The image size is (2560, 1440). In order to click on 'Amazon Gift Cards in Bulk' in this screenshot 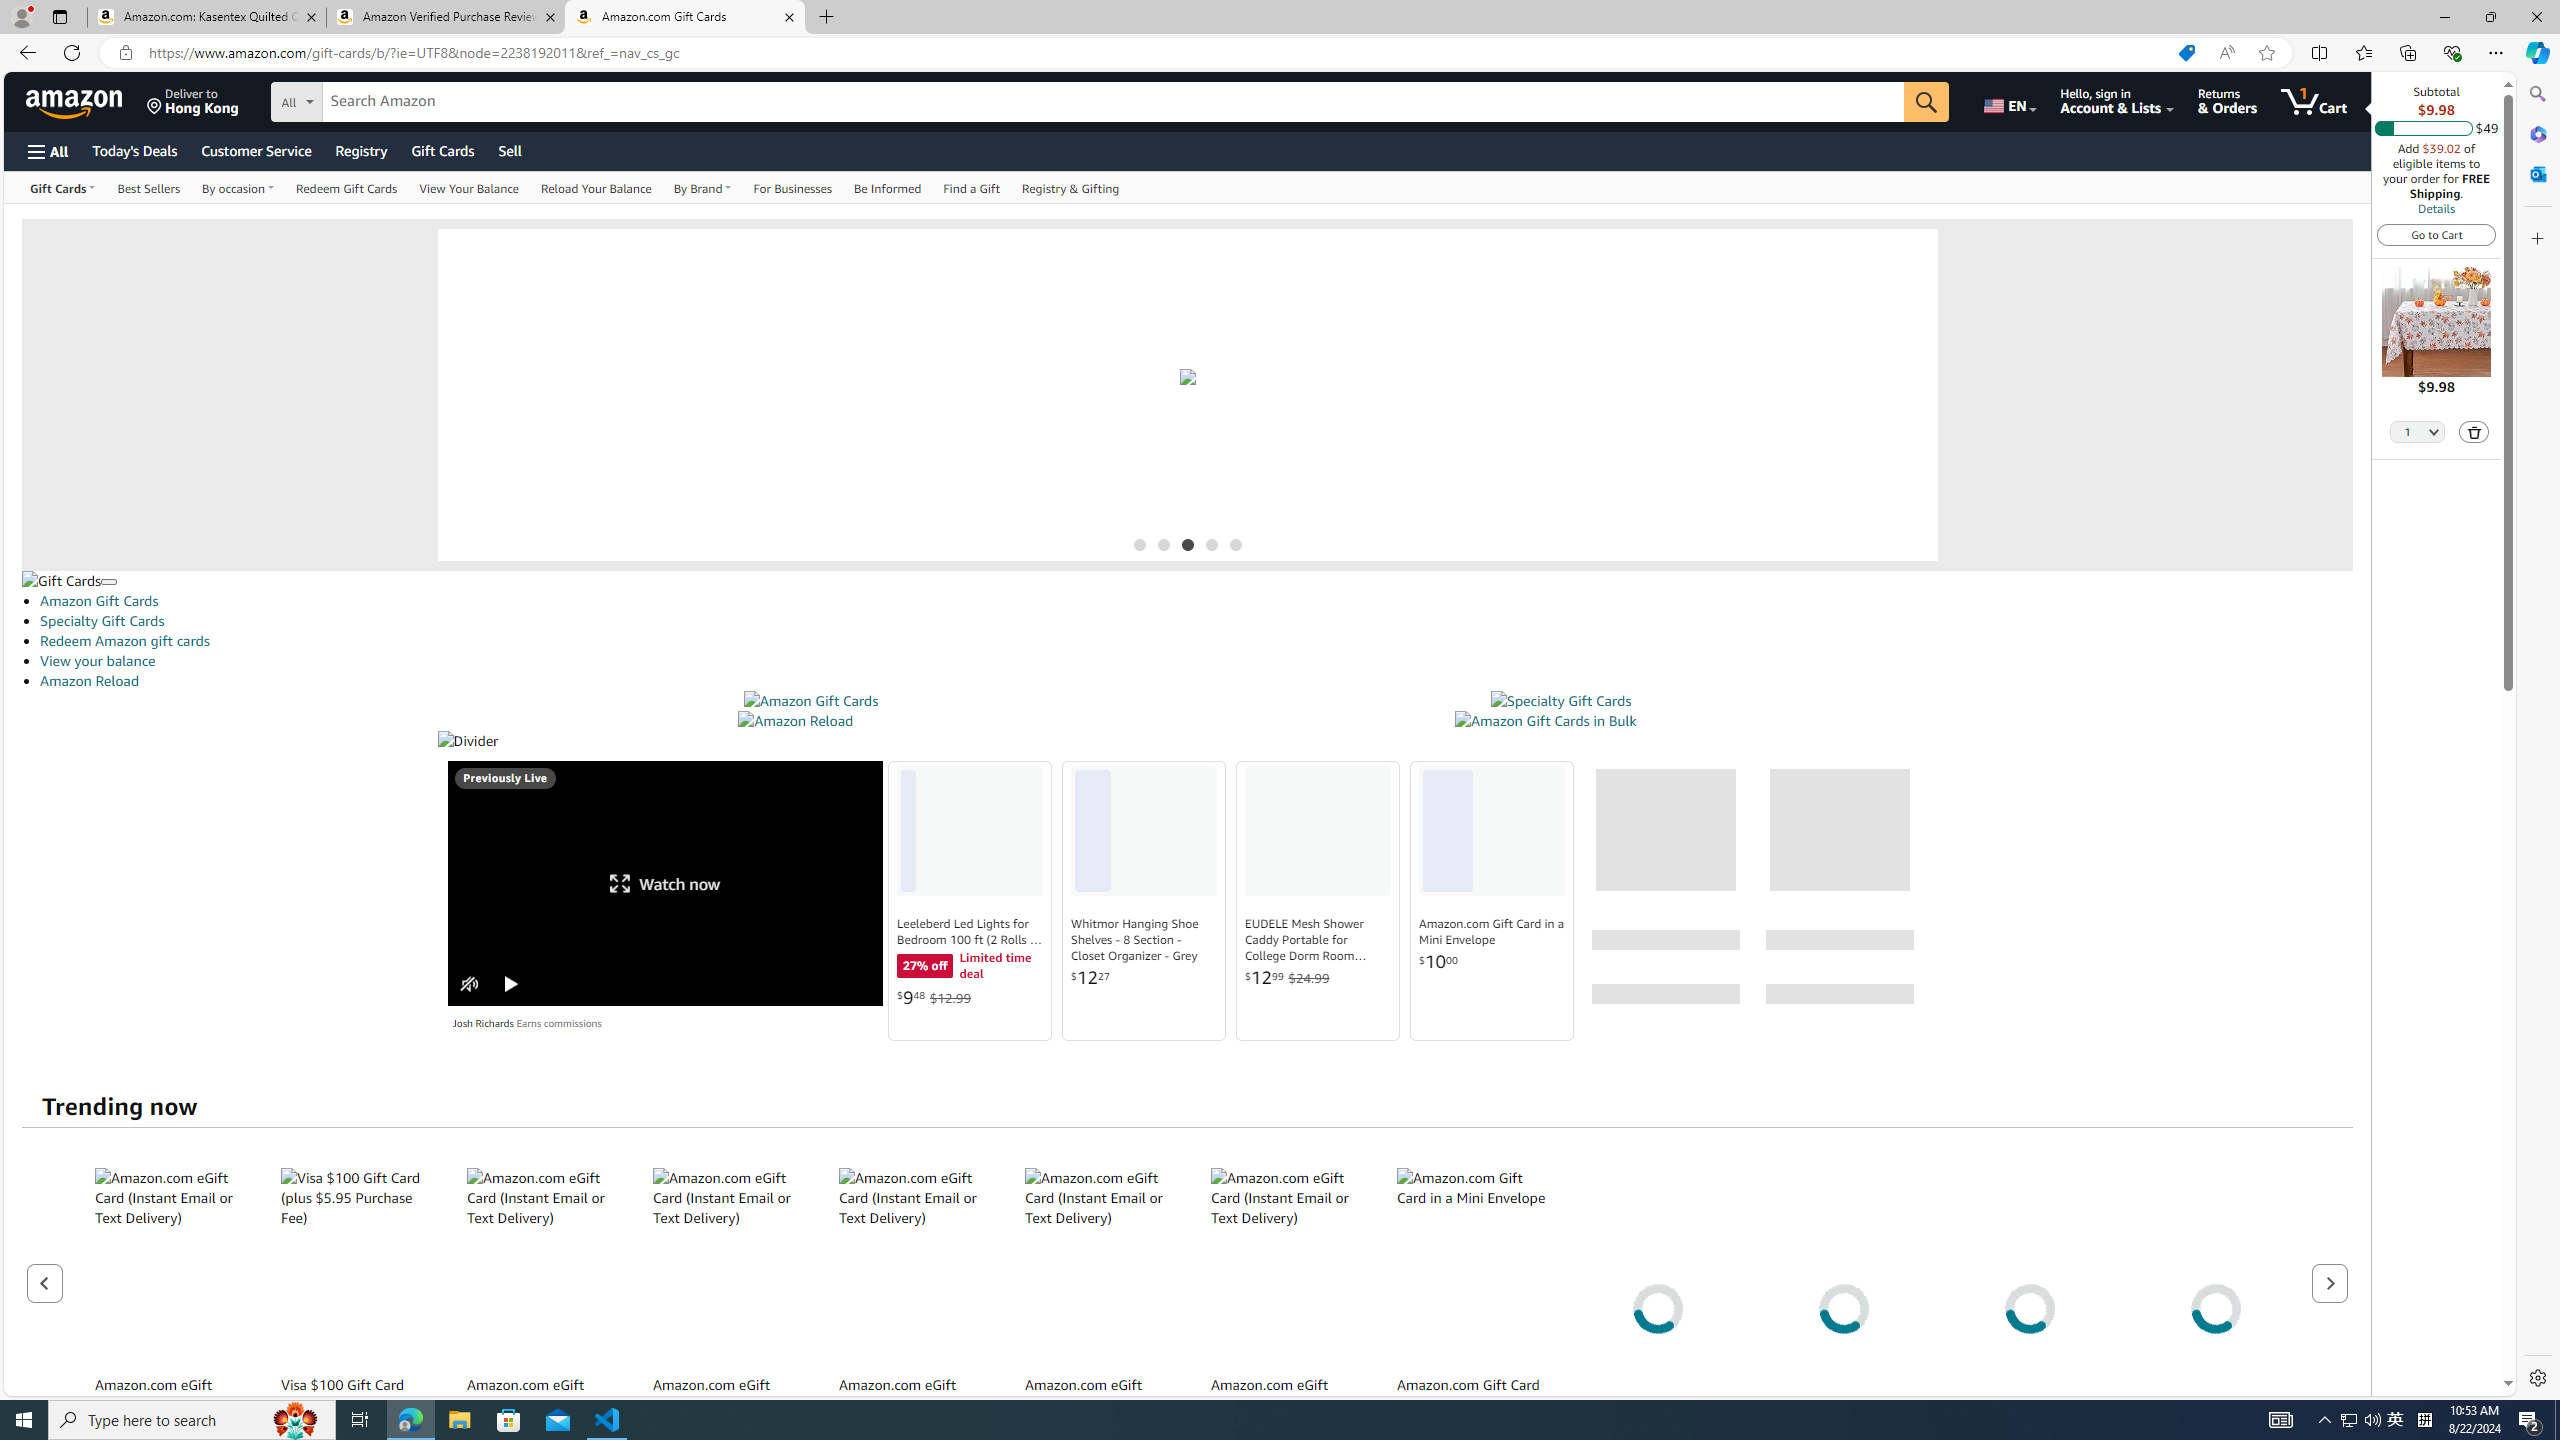, I will do `click(1544, 720)`.